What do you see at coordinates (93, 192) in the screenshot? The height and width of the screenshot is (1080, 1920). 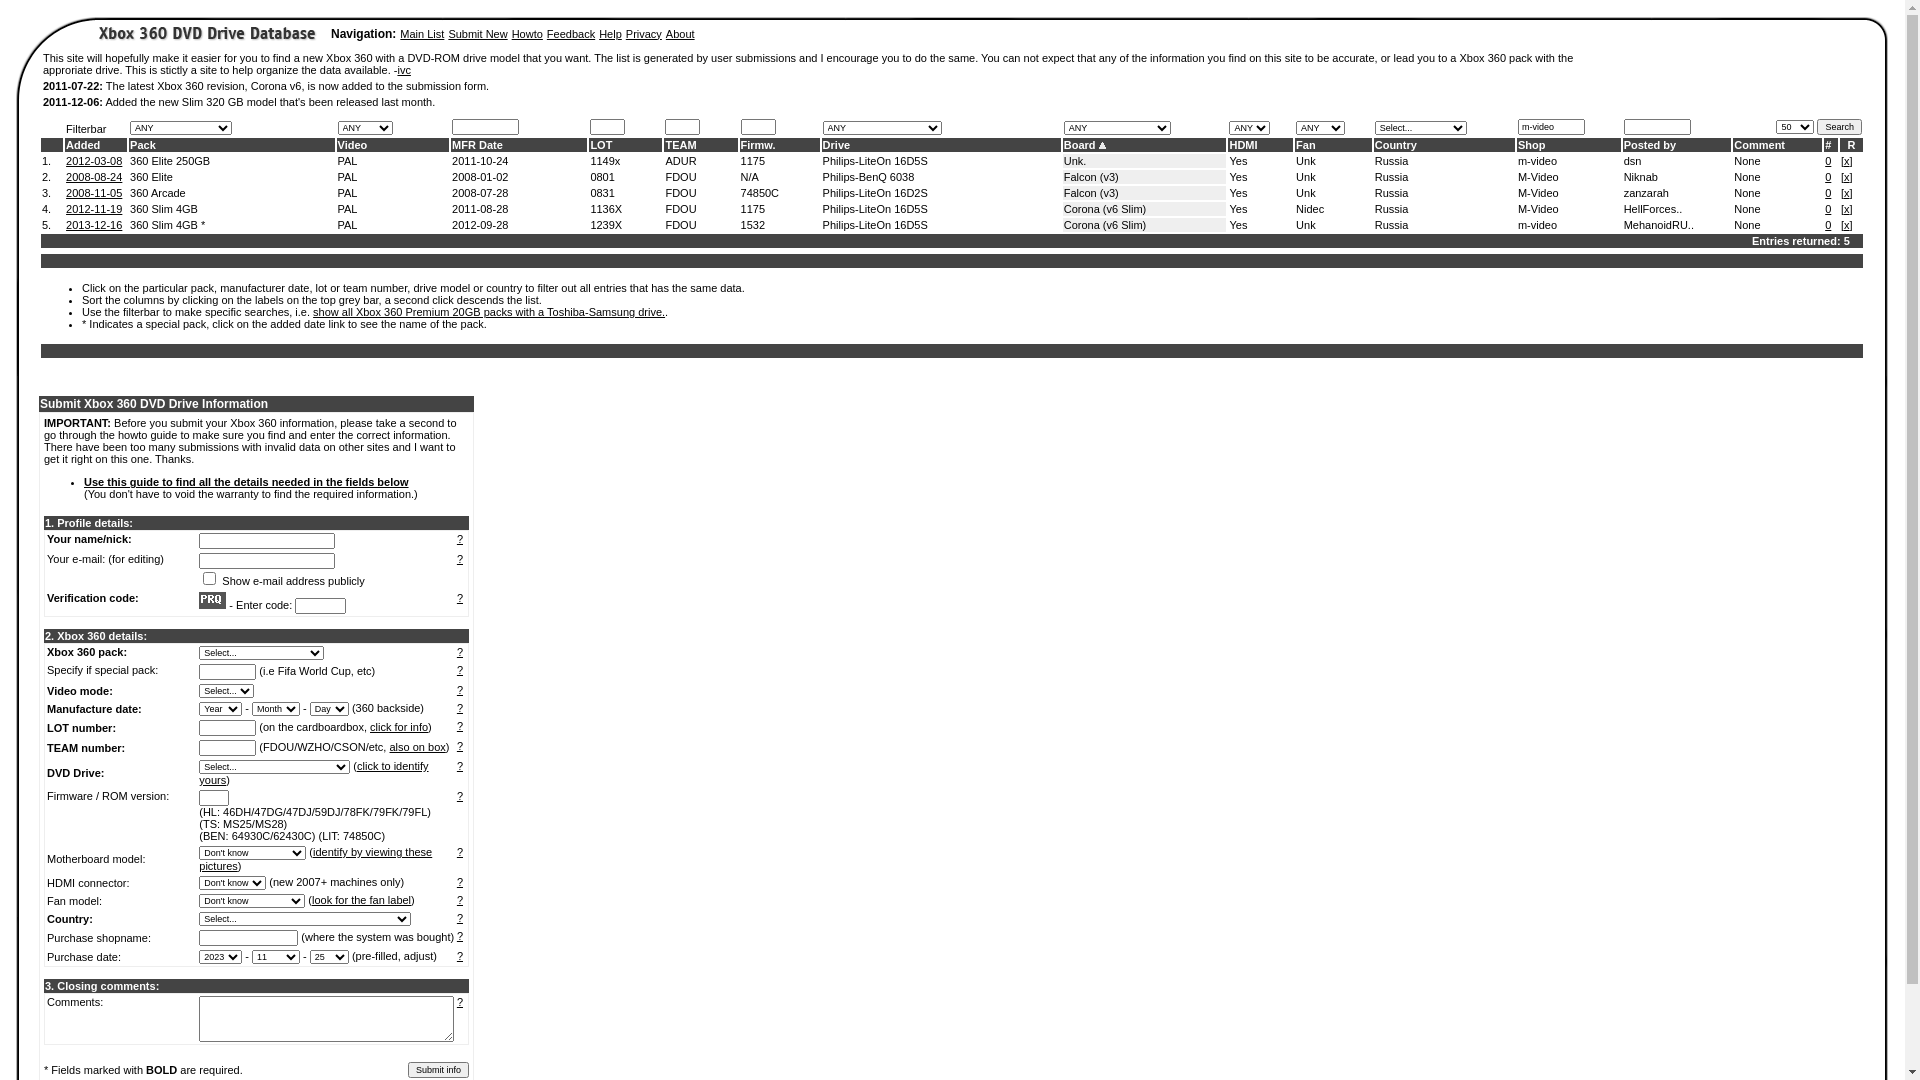 I see `'2008-11-05'` at bounding box center [93, 192].